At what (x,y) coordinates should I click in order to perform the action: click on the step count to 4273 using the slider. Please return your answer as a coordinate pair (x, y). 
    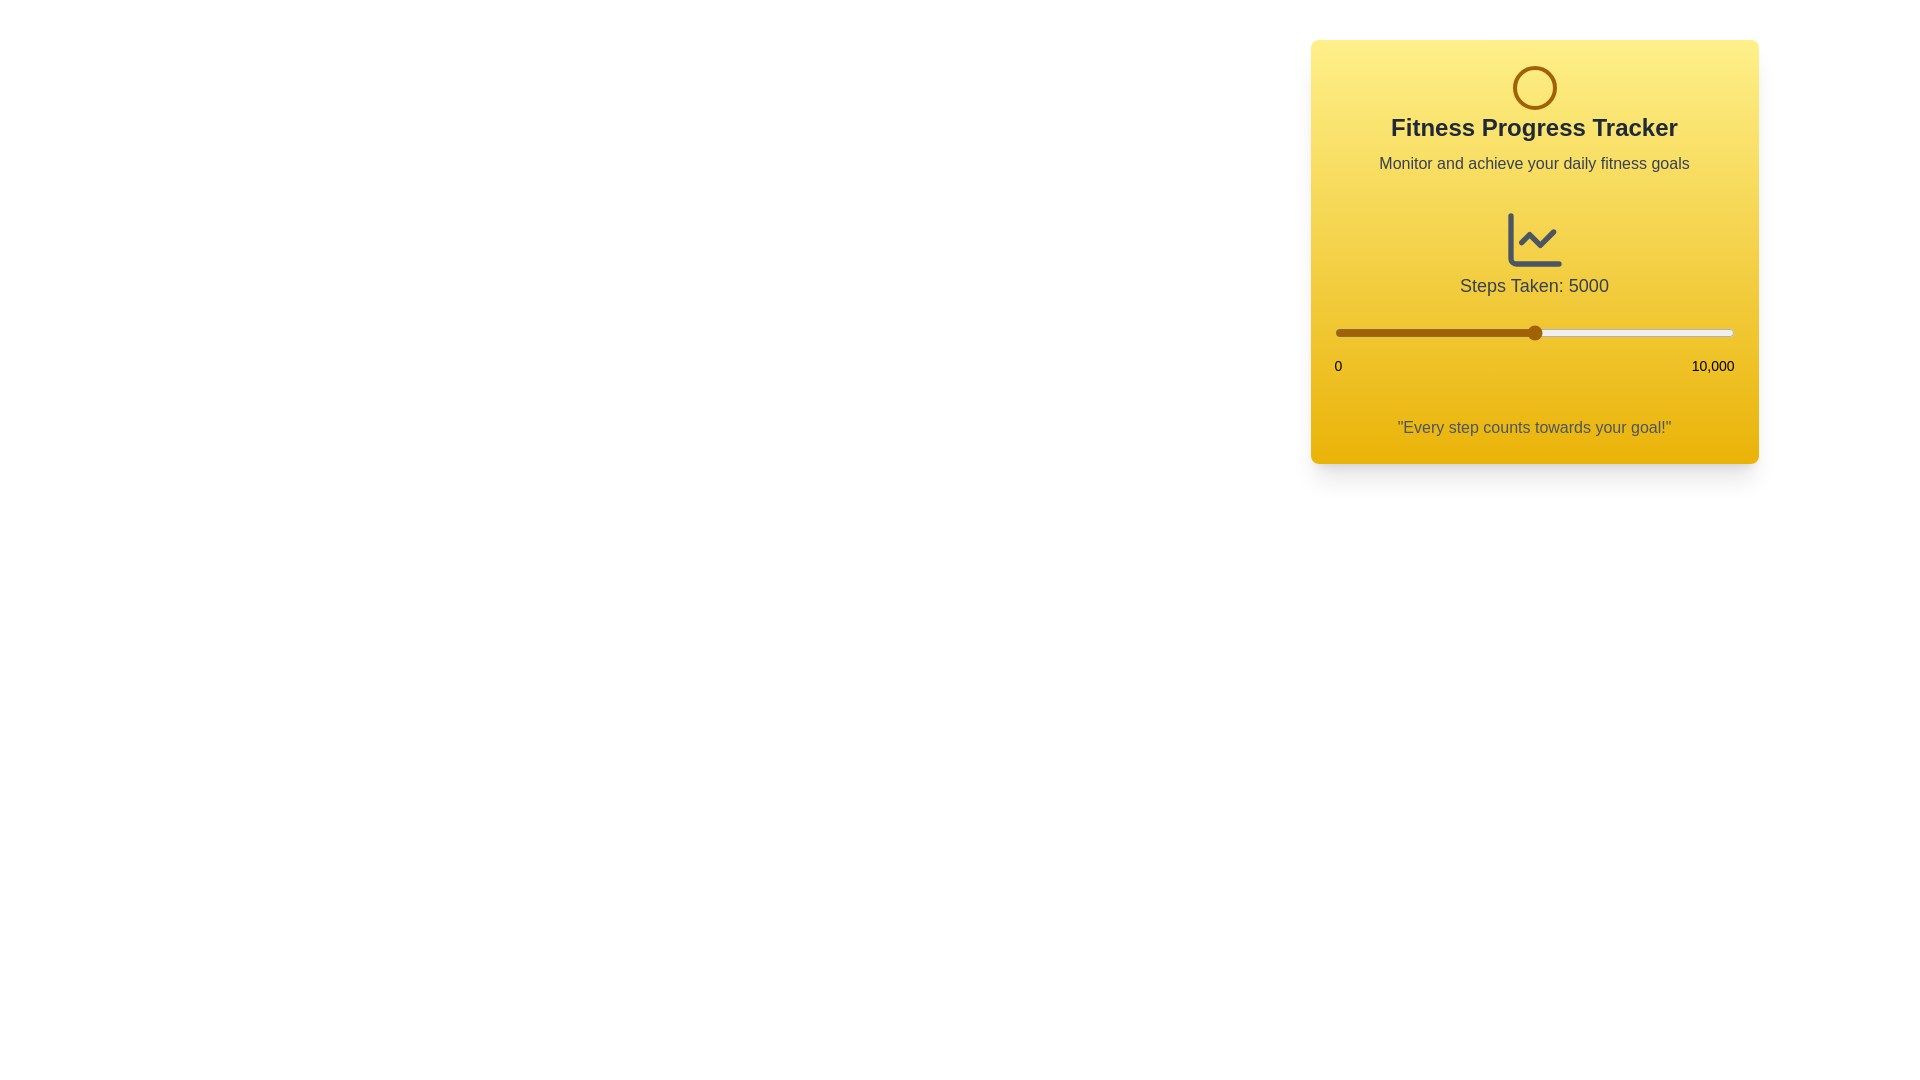
    Looking at the image, I should click on (1505, 331).